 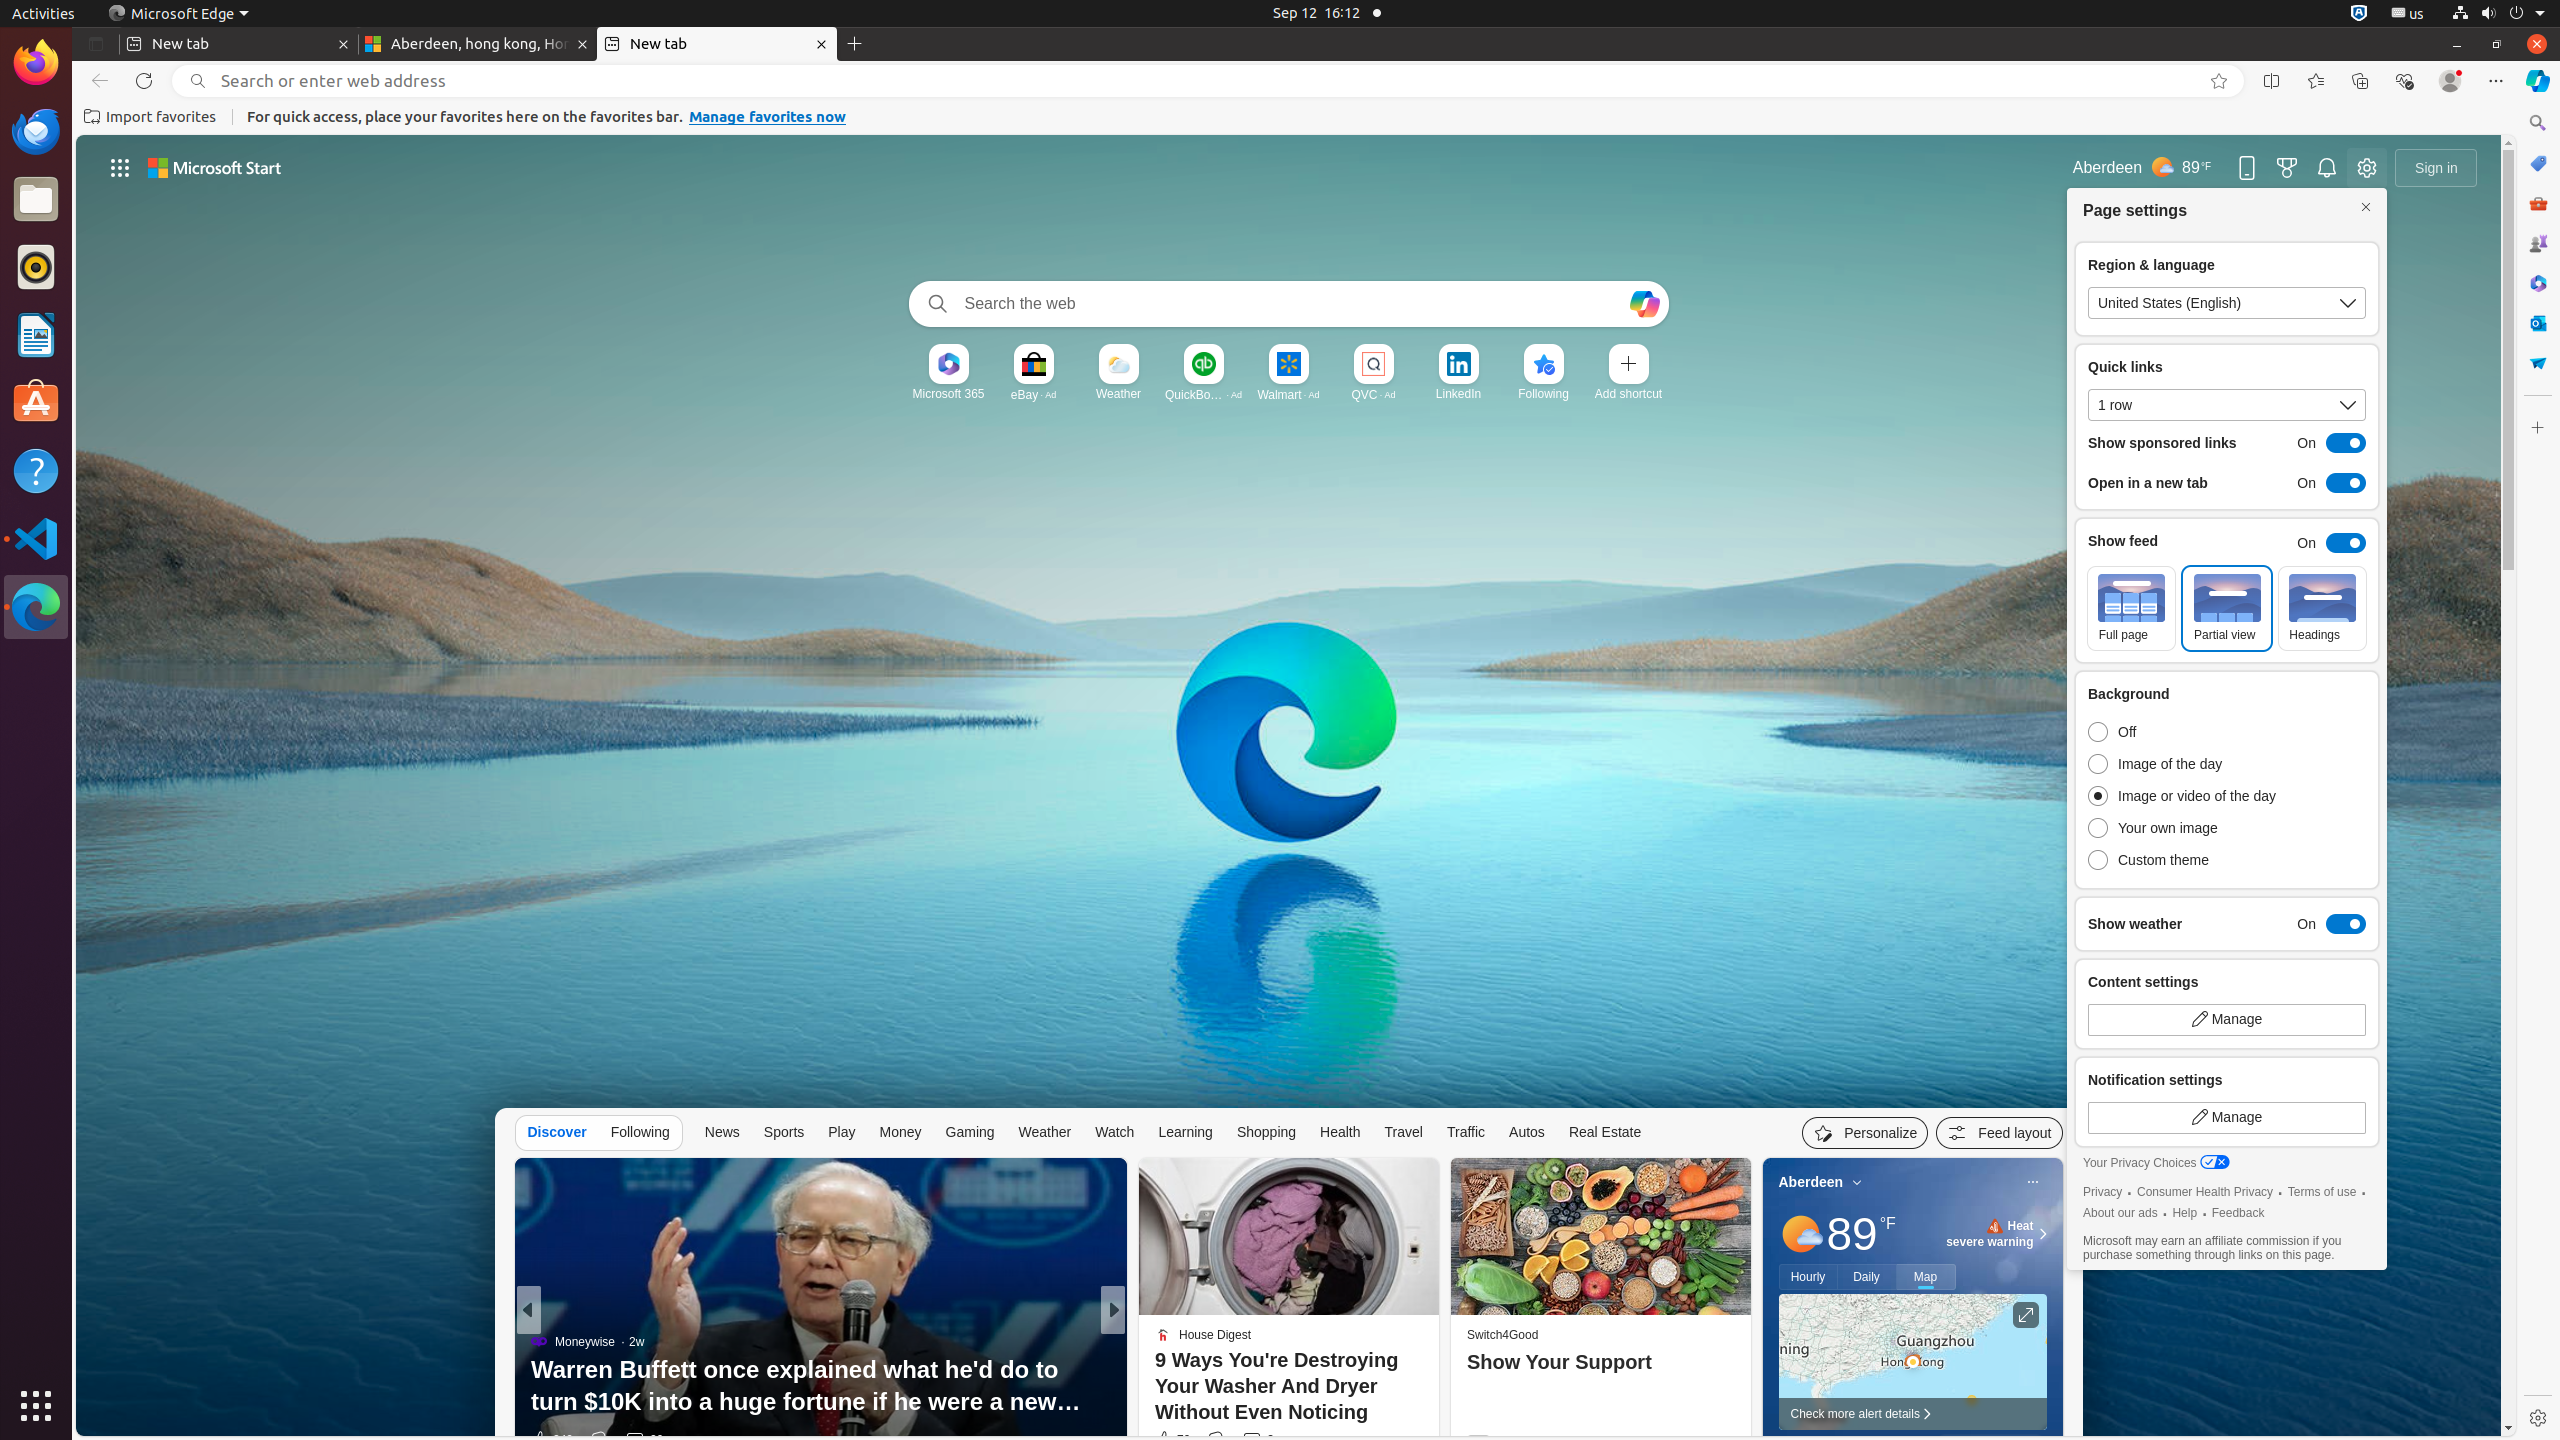 What do you see at coordinates (2186, 731) in the screenshot?
I see `'Off'` at bounding box center [2186, 731].